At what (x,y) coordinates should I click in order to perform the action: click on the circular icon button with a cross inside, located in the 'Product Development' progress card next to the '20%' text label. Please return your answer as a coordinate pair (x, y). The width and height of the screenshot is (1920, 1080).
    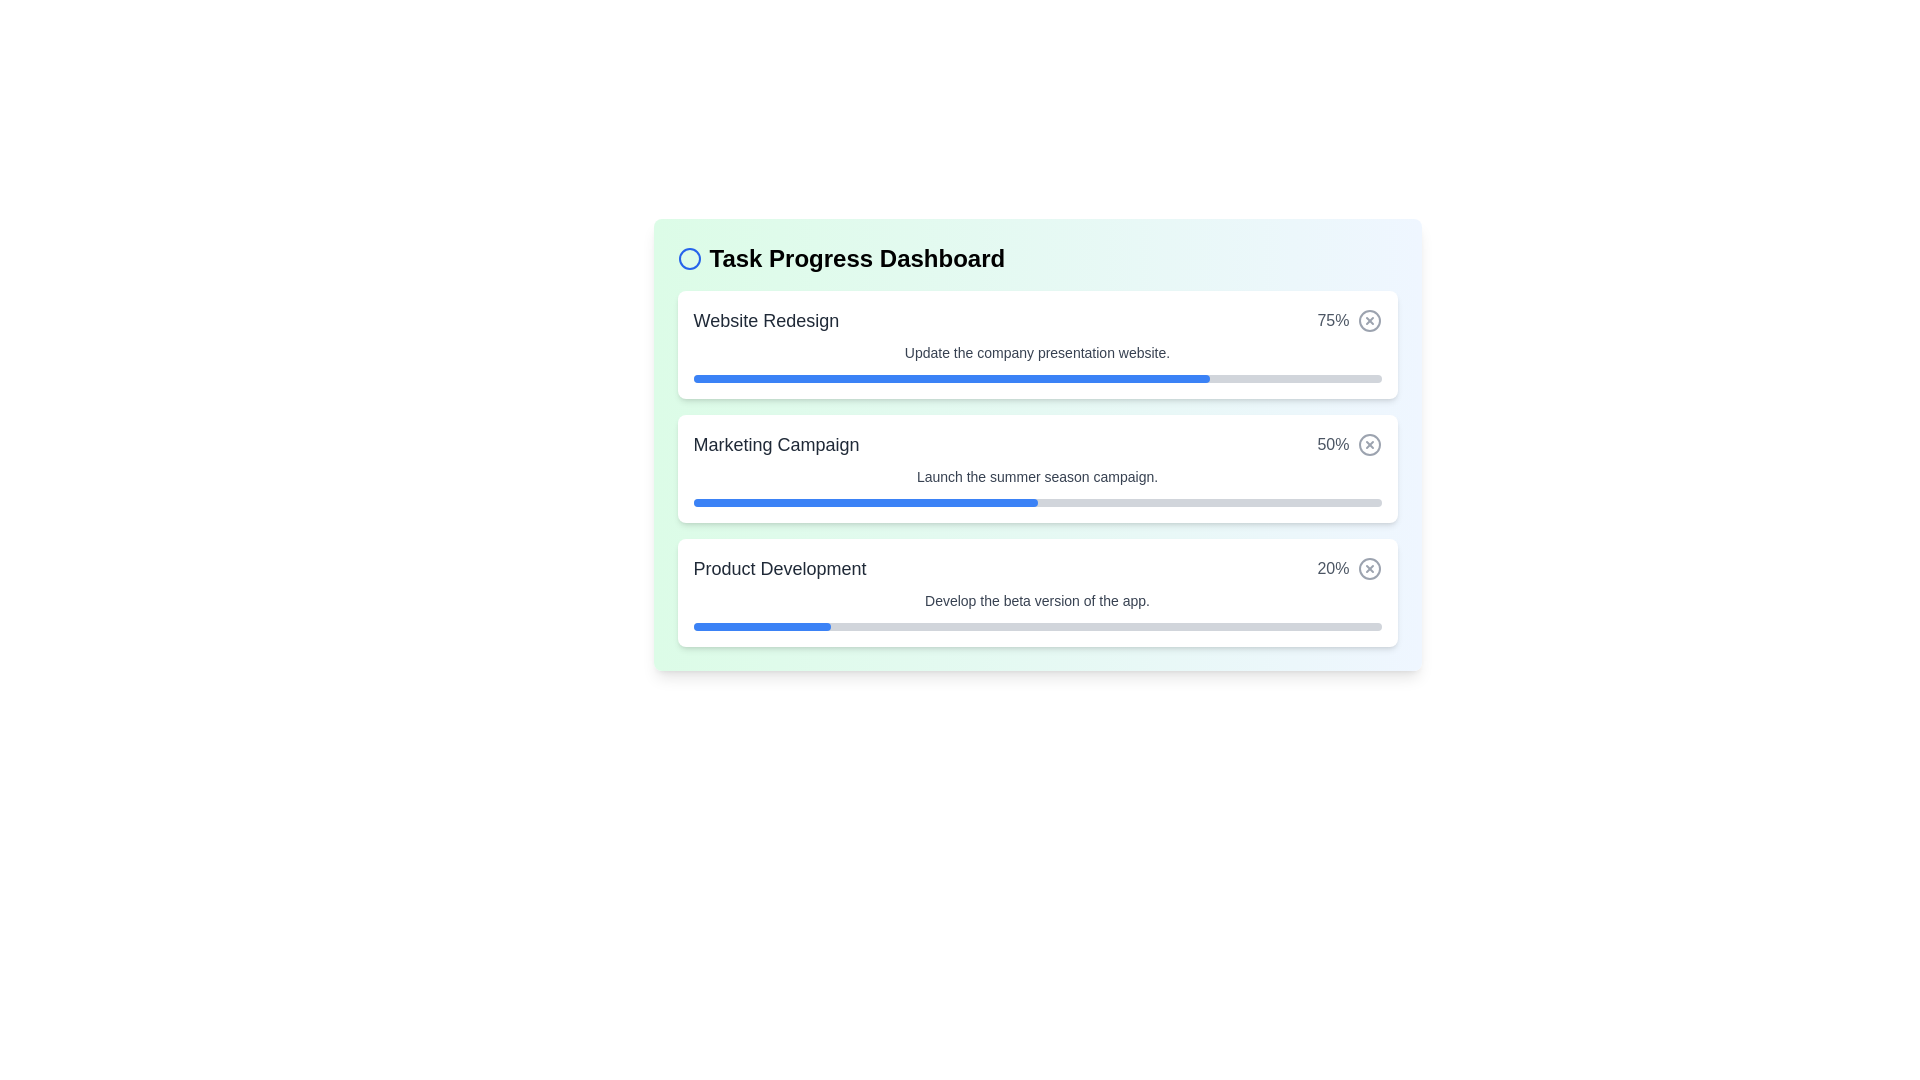
    Looking at the image, I should click on (1368, 569).